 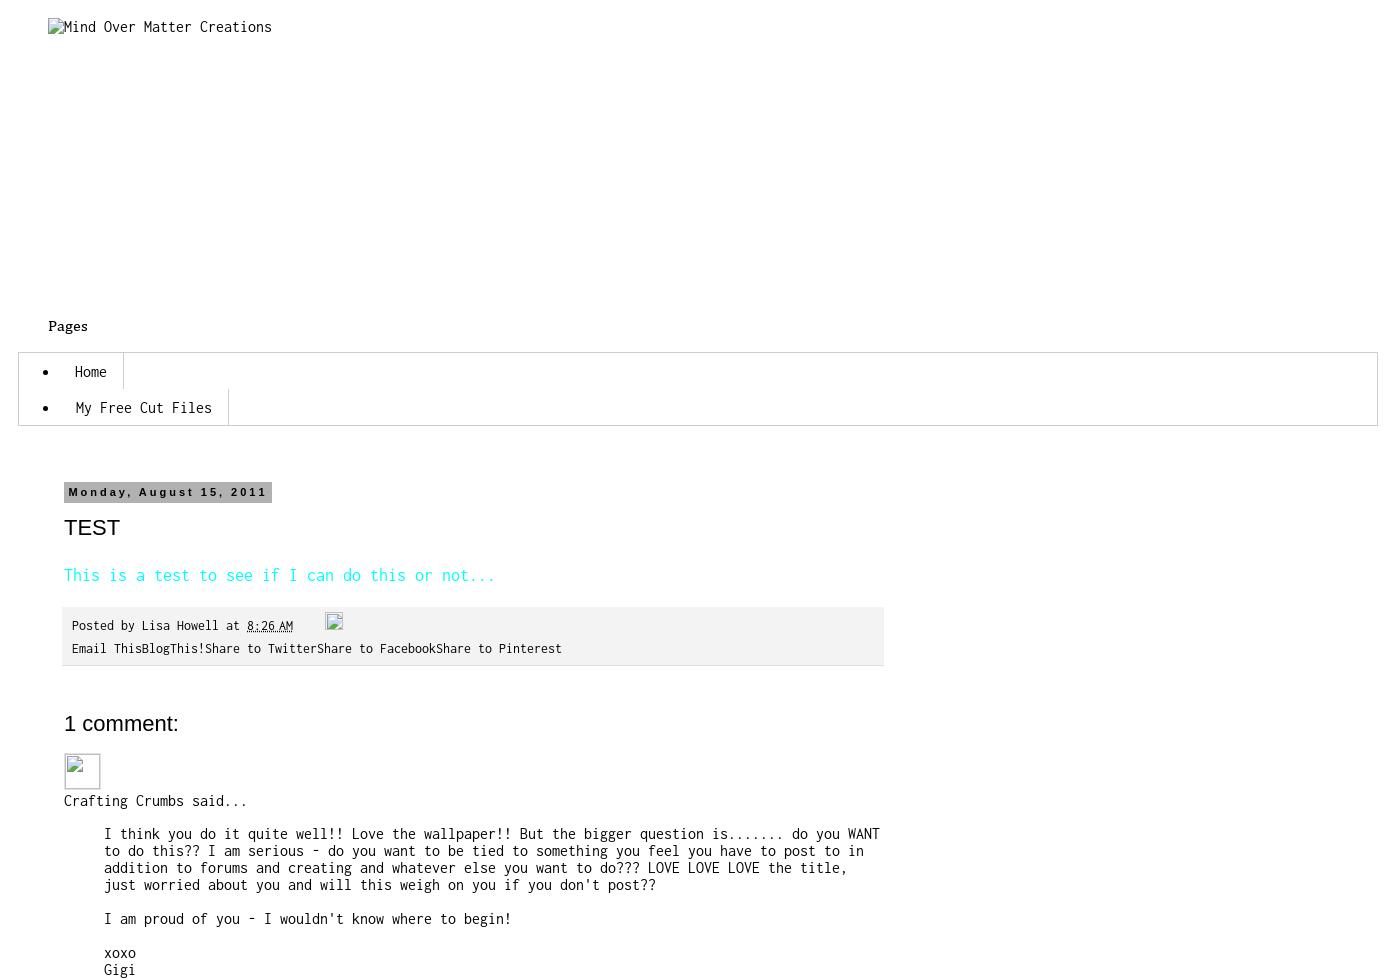 What do you see at coordinates (91, 526) in the screenshot?
I see `'TEST'` at bounding box center [91, 526].